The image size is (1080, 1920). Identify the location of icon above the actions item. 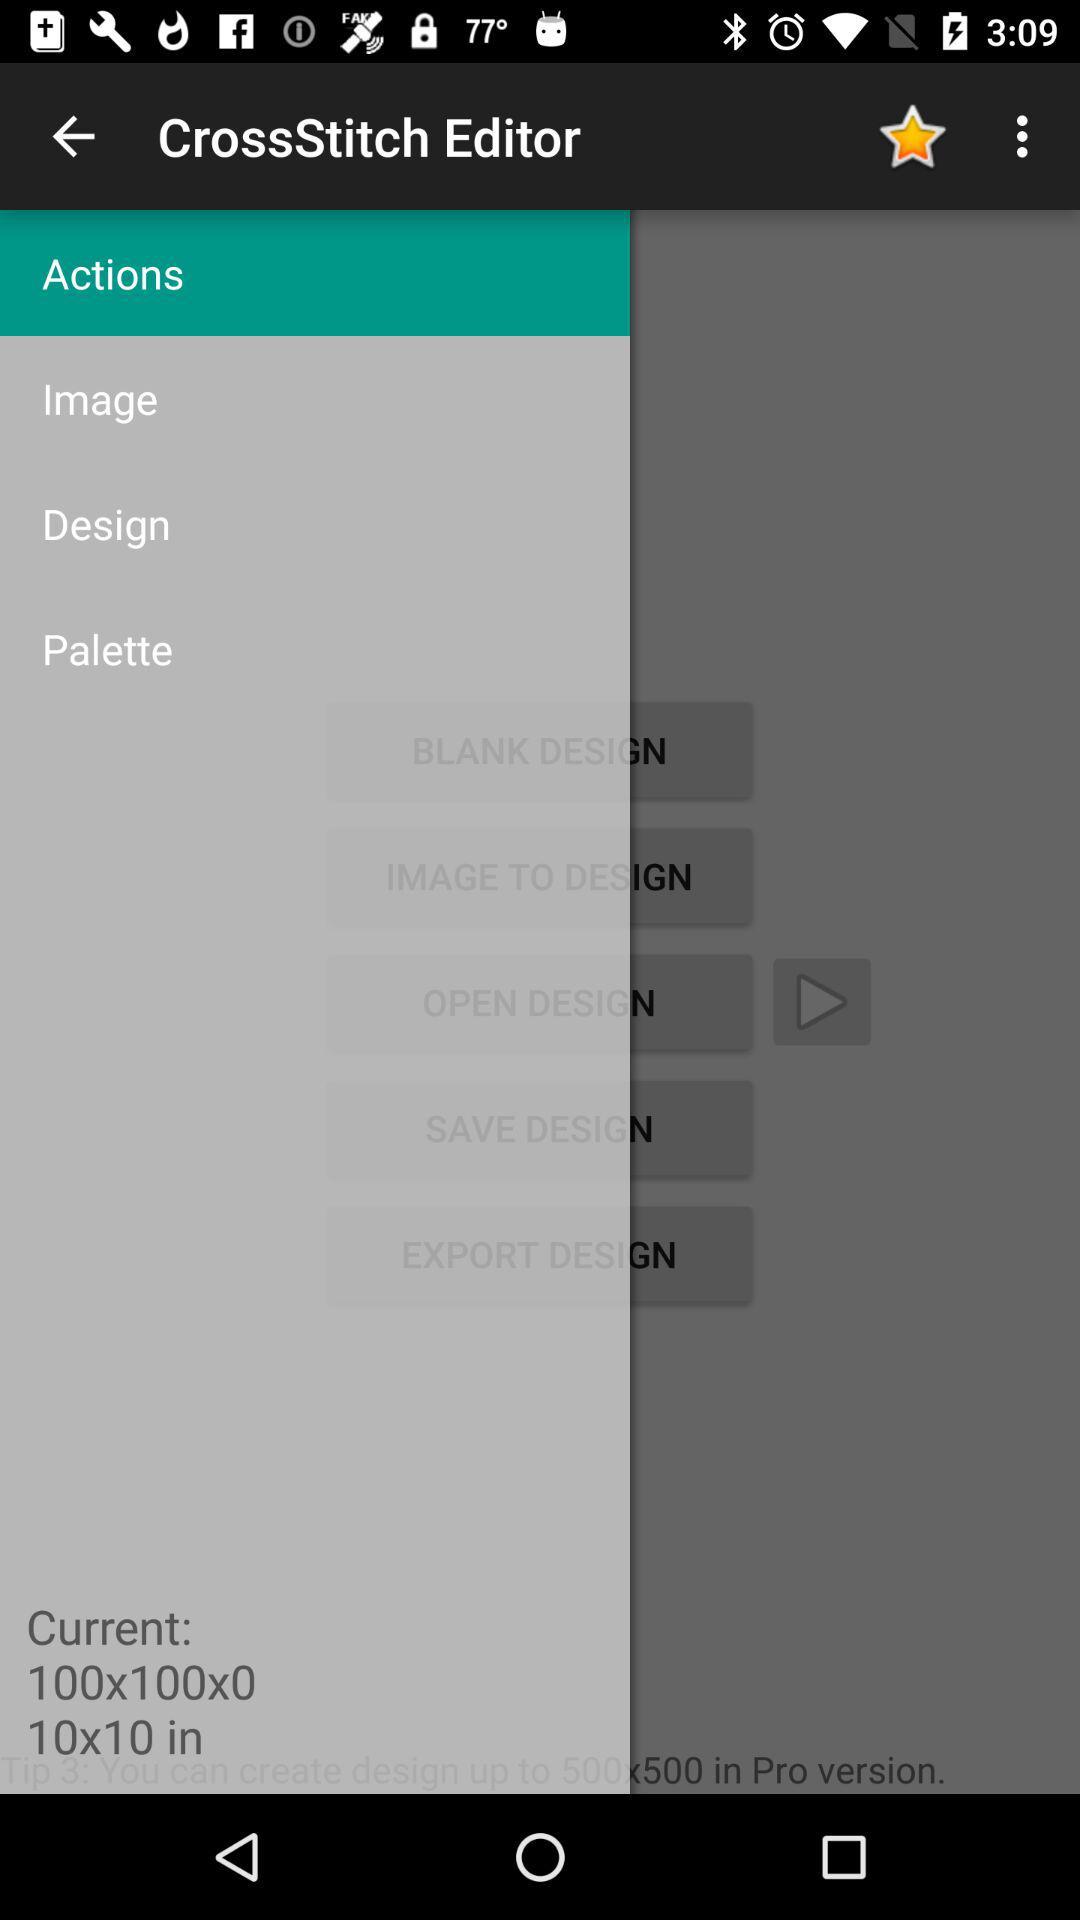
(72, 135).